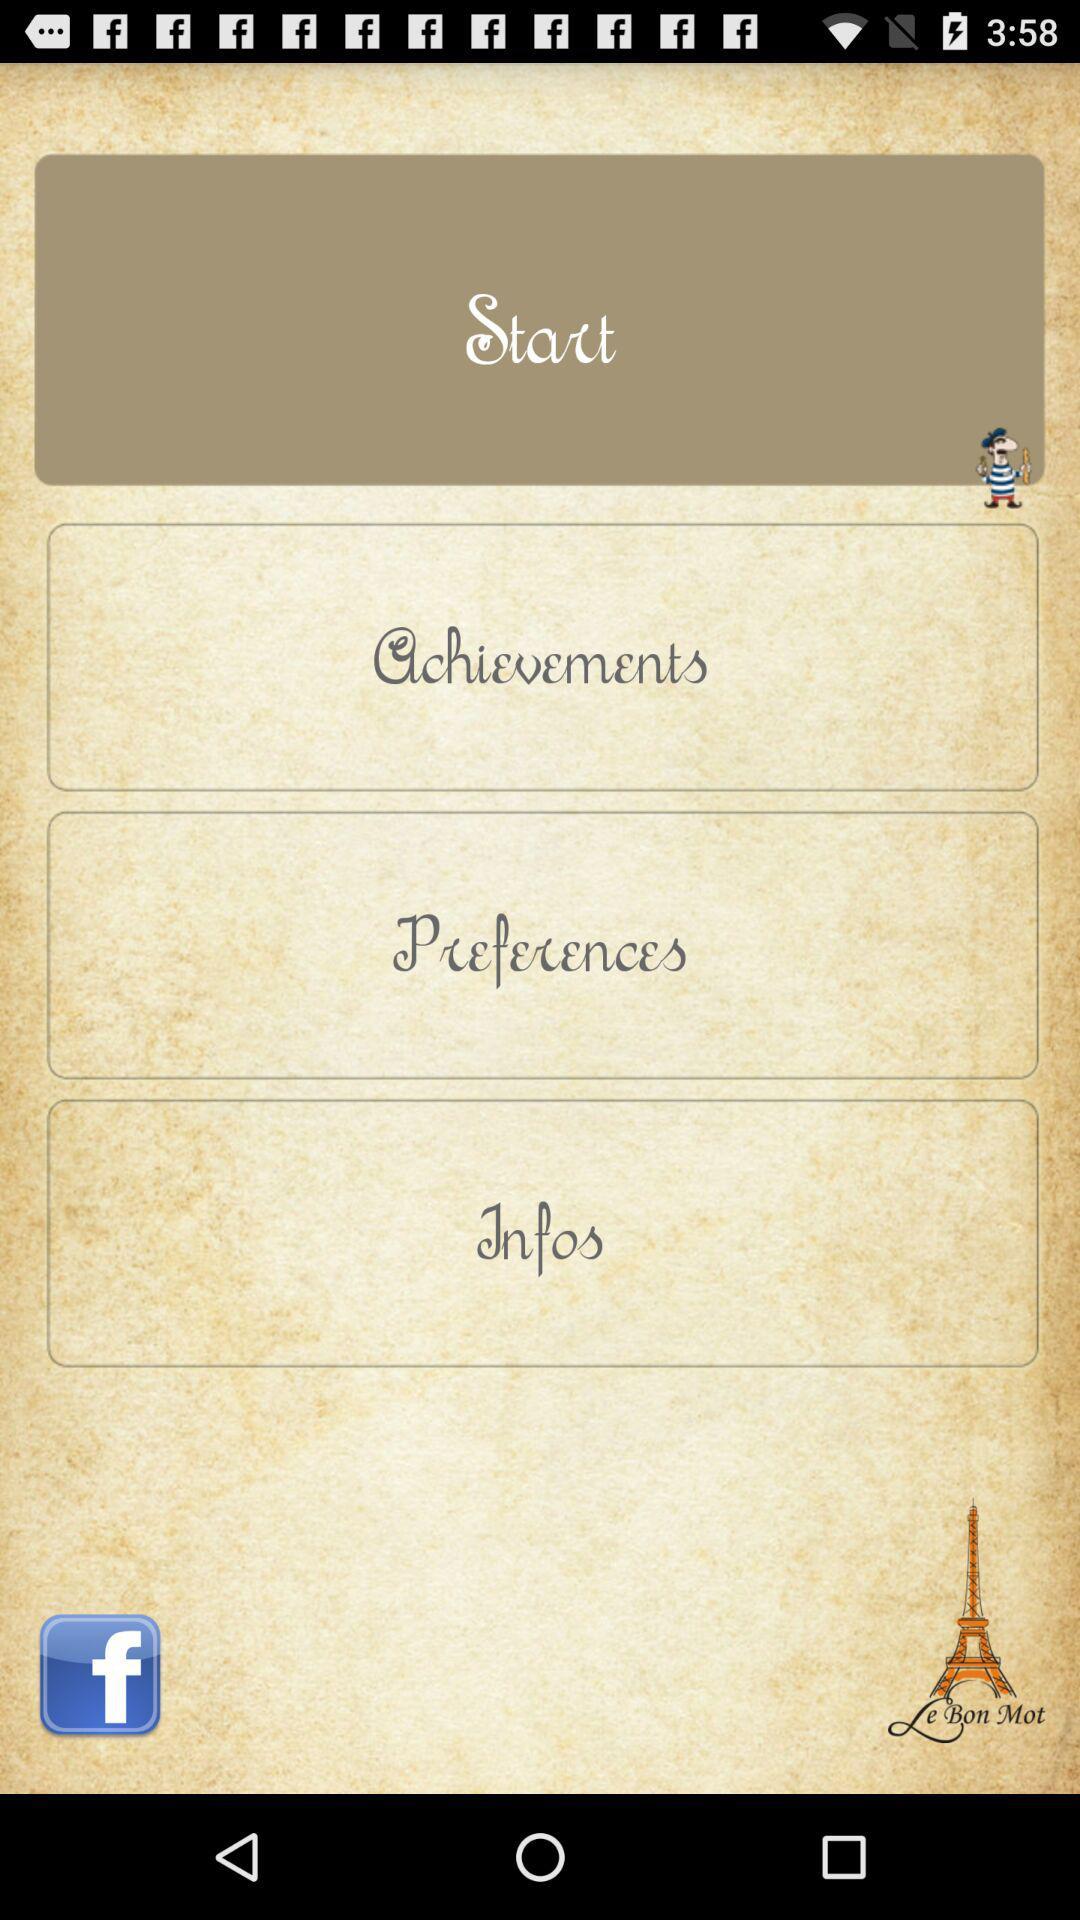 The height and width of the screenshot is (1920, 1080). What do you see at coordinates (540, 1231) in the screenshot?
I see `infos` at bounding box center [540, 1231].